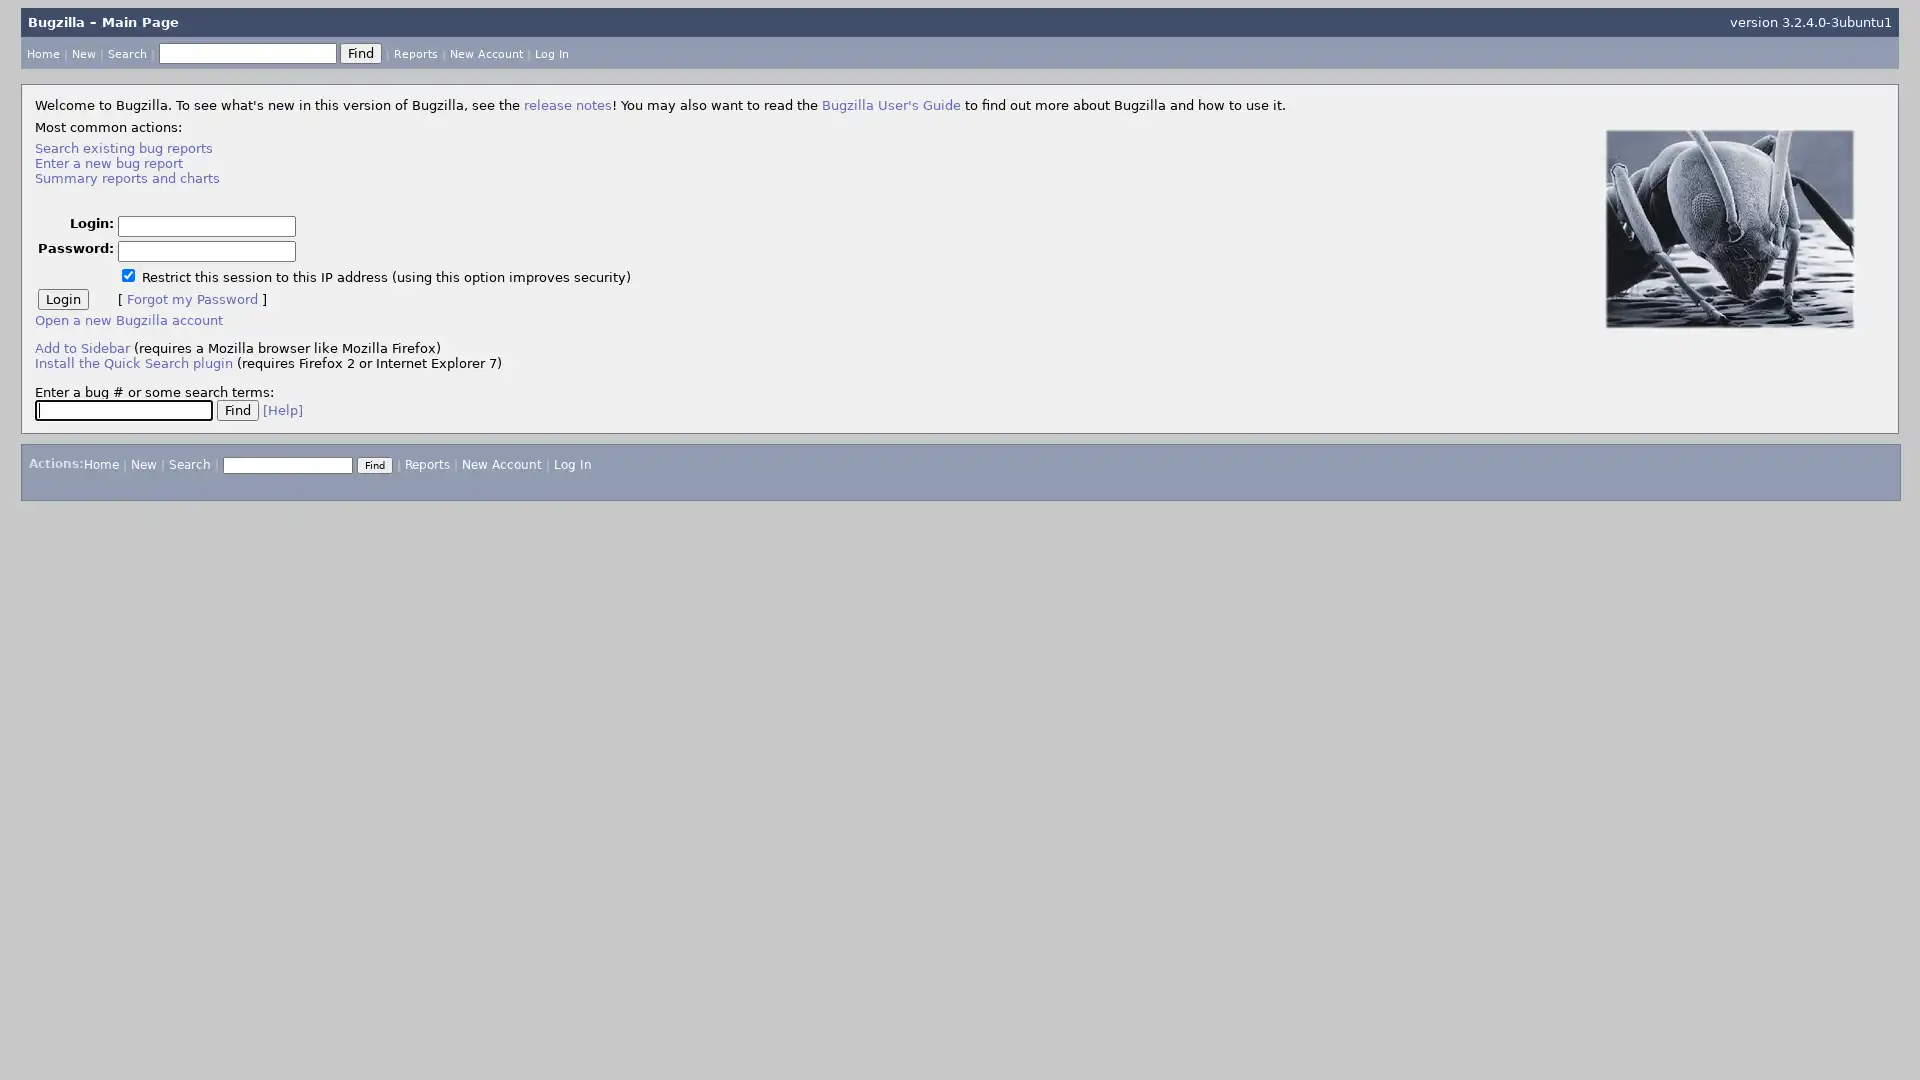  Describe the element at coordinates (236, 408) in the screenshot. I see `Find` at that location.